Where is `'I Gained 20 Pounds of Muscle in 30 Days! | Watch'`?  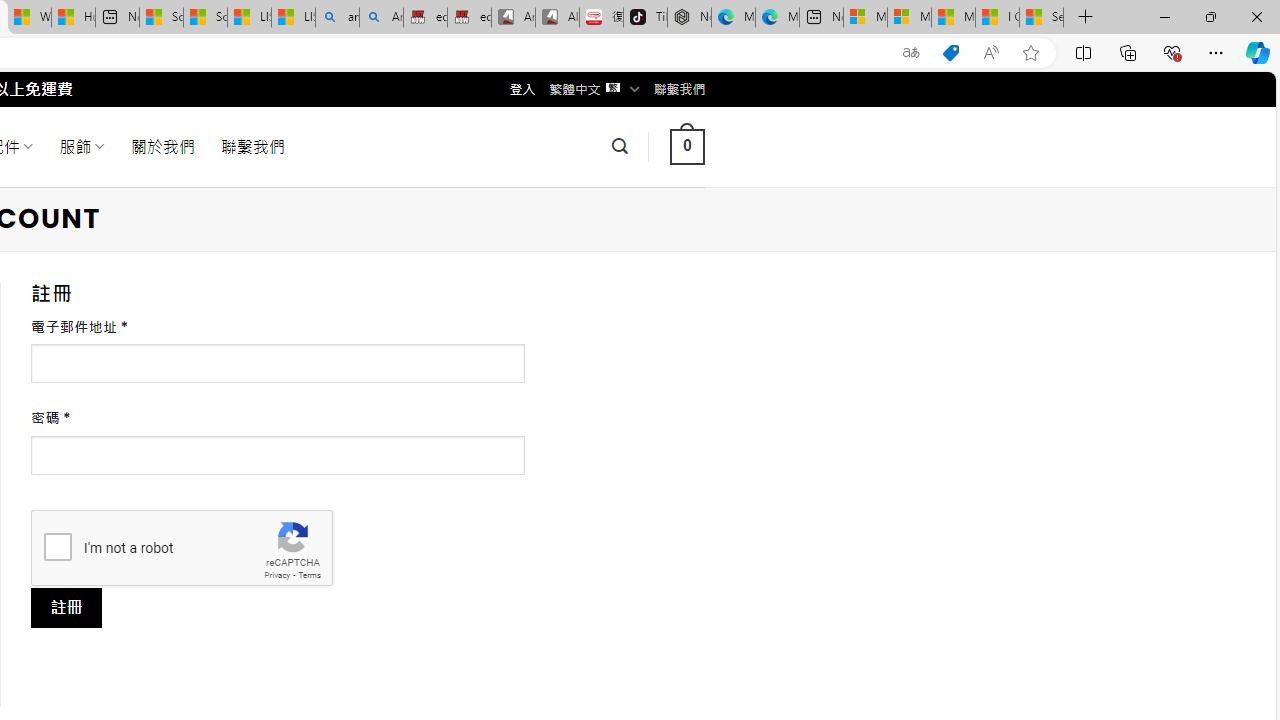
'I Gained 20 Pounds of Muscle in 30 Days! | Watch' is located at coordinates (997, 17).